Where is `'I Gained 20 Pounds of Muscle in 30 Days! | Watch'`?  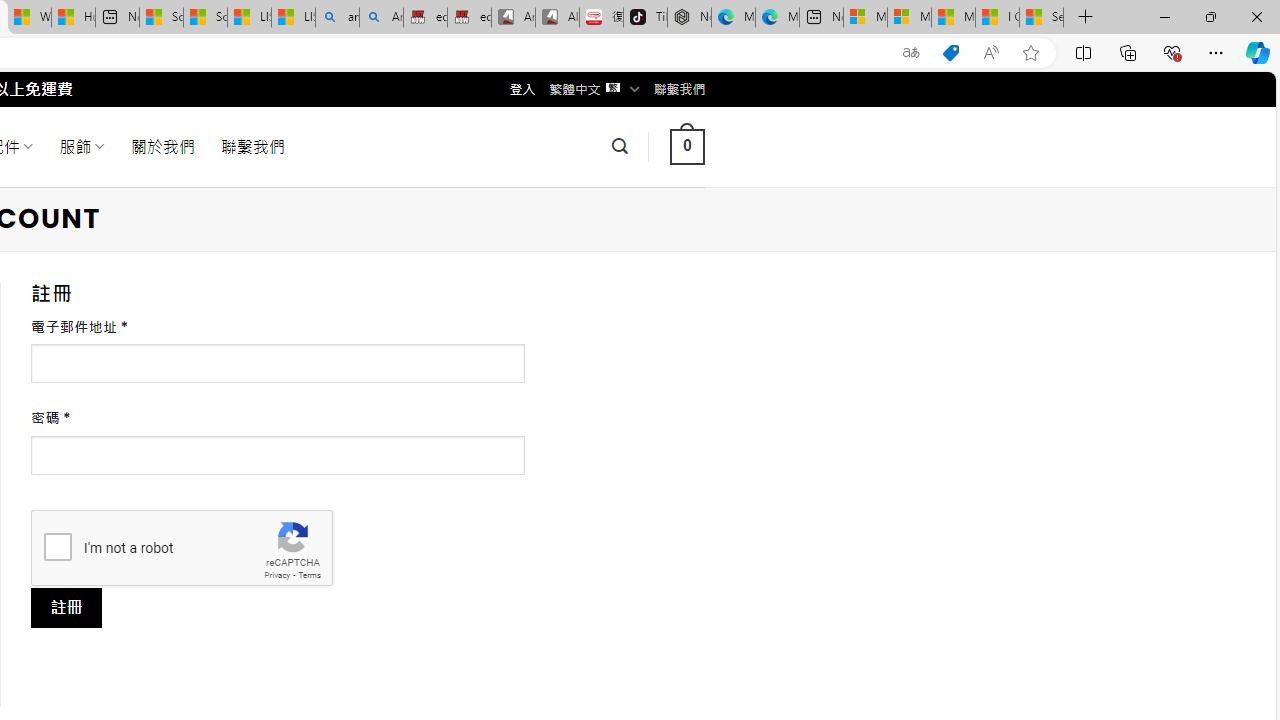
'I Gained 20 Pounds of Muscle in 30 Days! | Watch' is located at coordinates (997, 17).